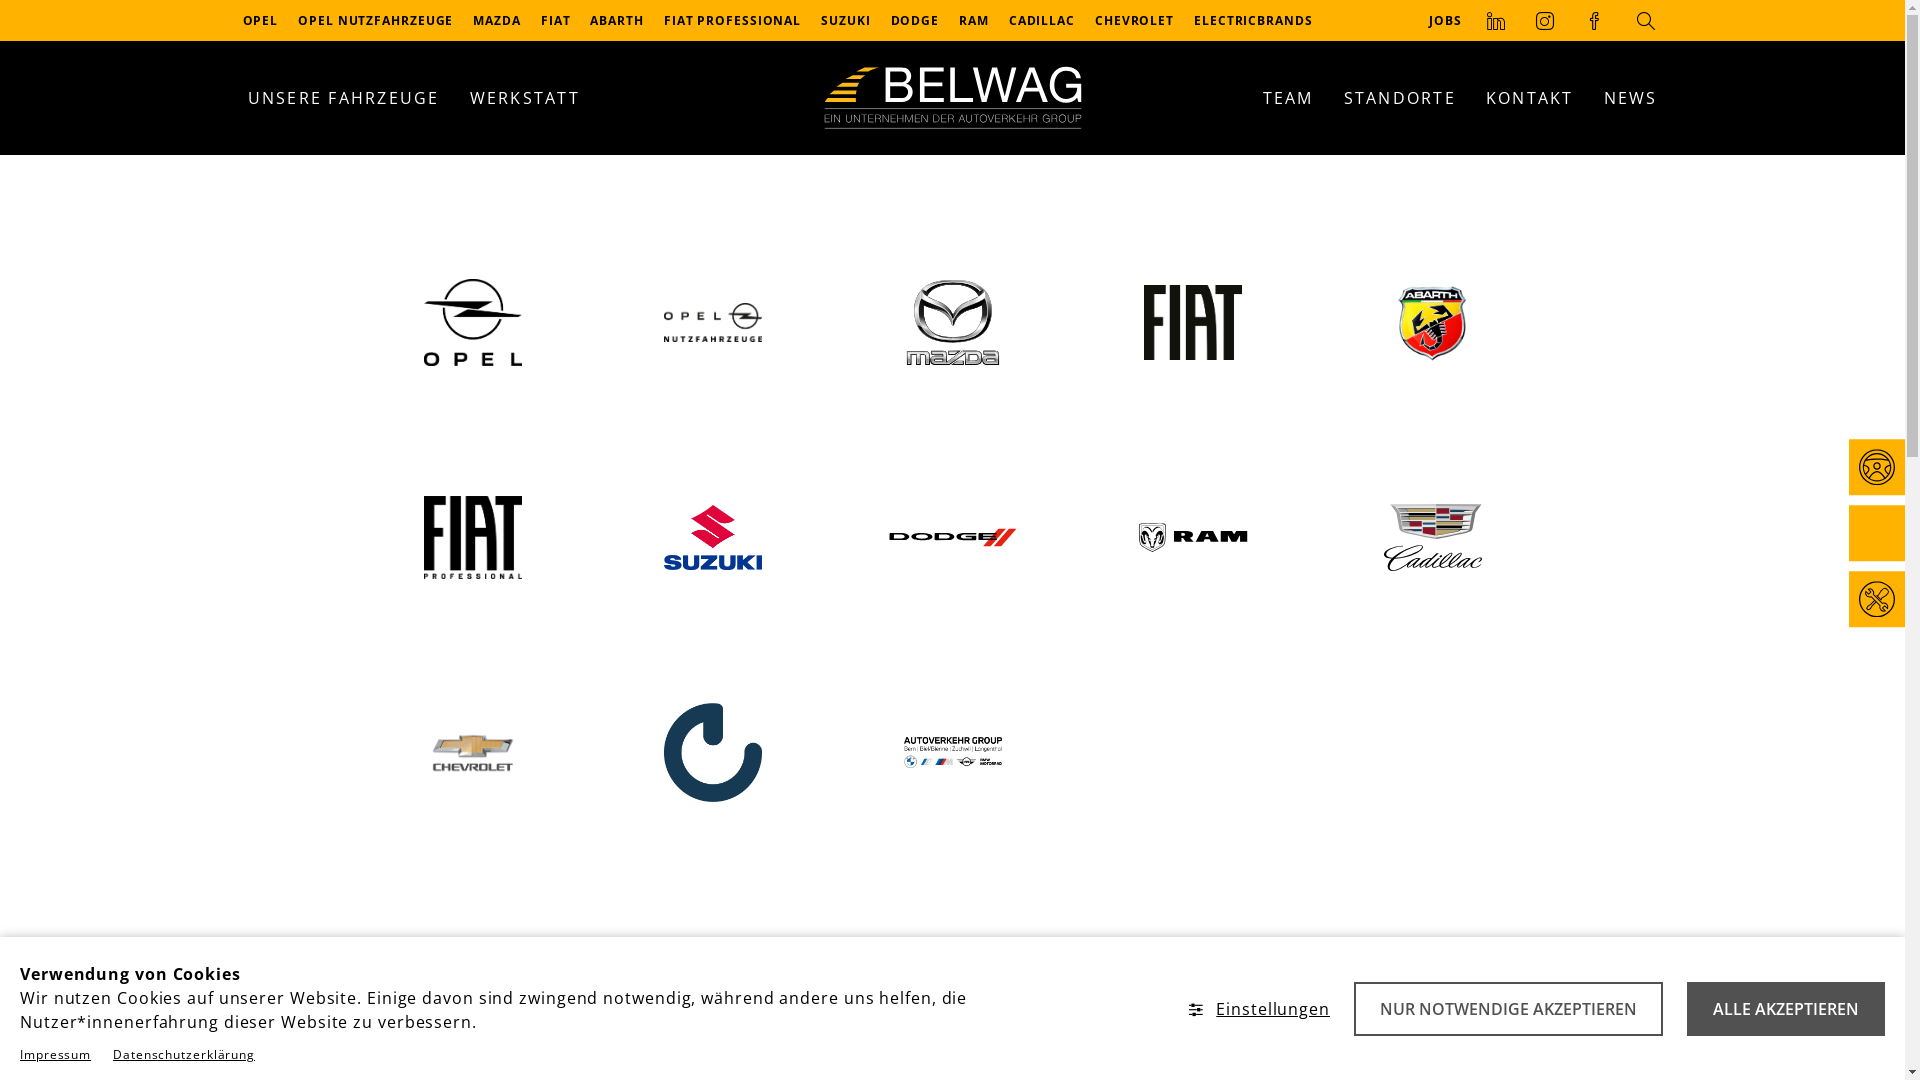 The image size is (1920, 1080). Describe the element at coordinates (653, 20) in the screenshot. I see `'FIAT PROFESSIONAL'` at that location.